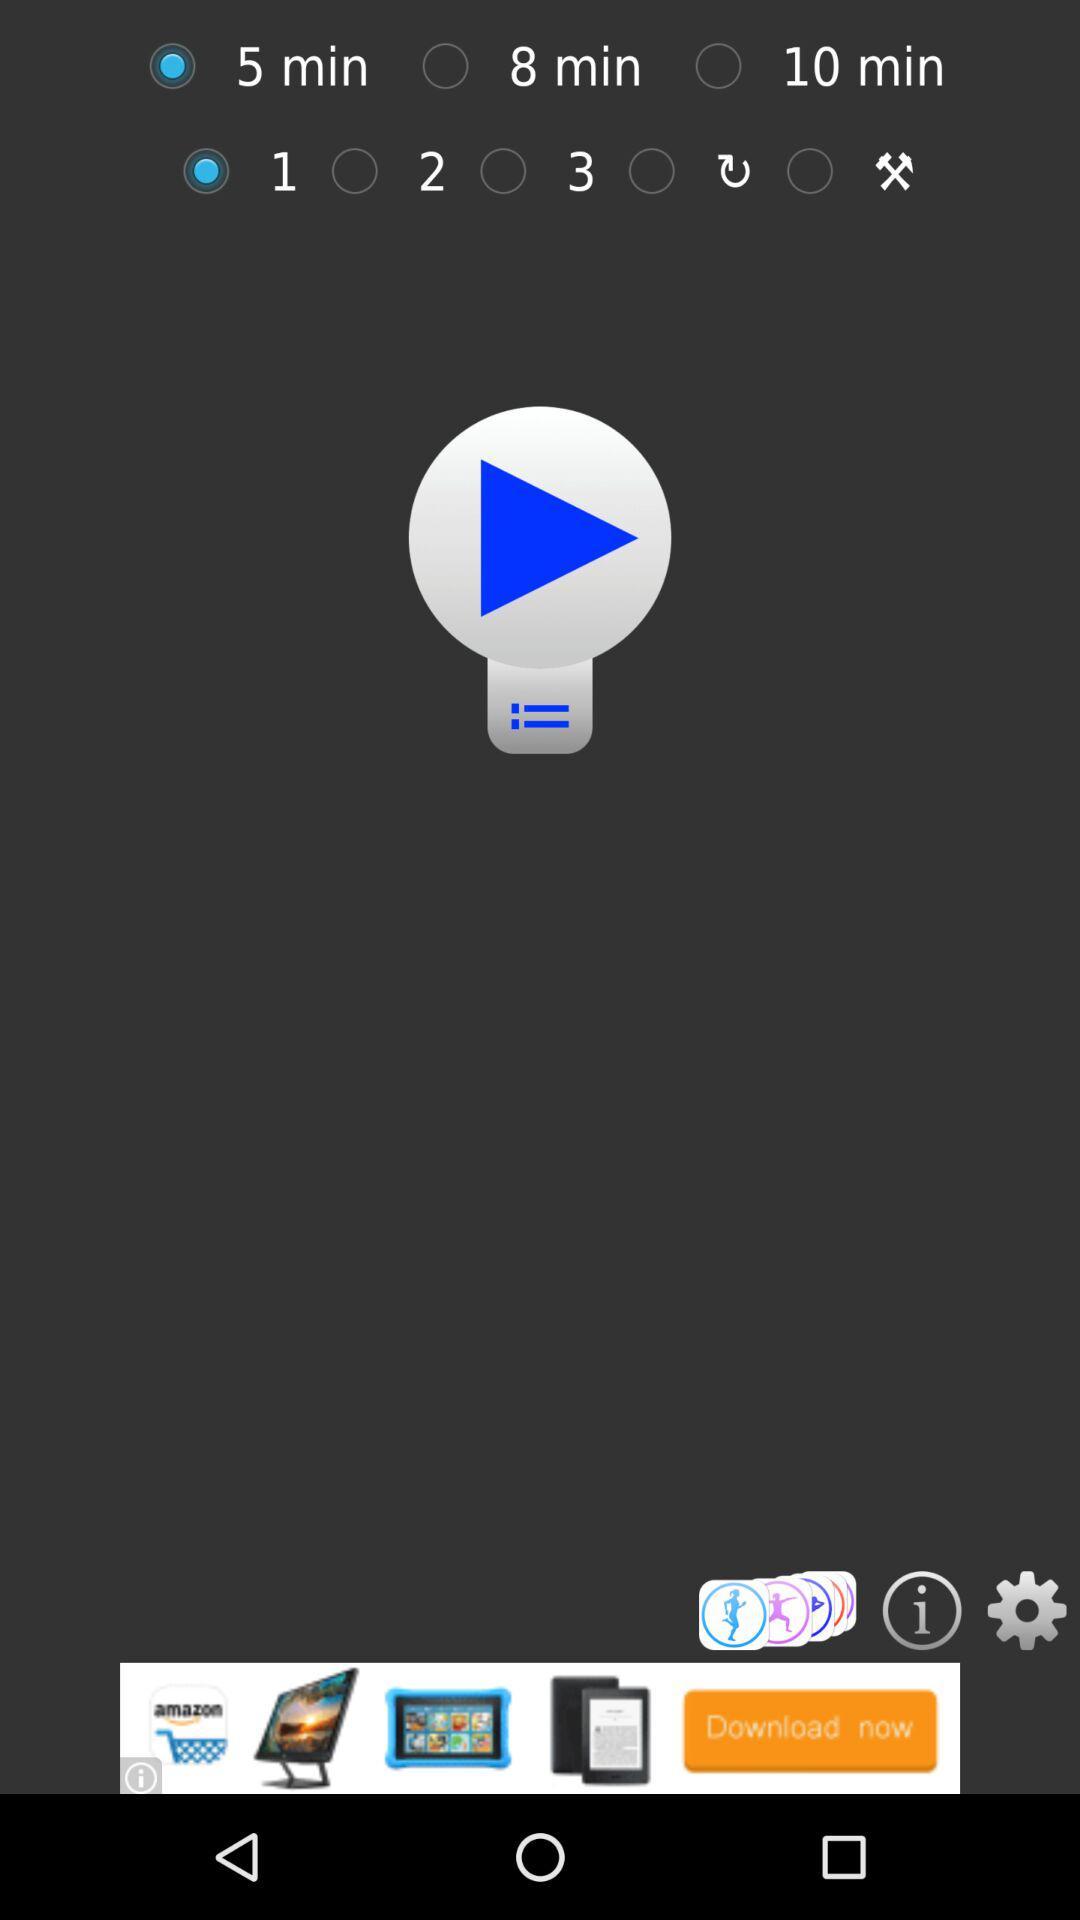 This screenshot has height=1920, width=1080. What do you see at coordinates (182, 66) in the screenshot?
I see `5 minute duration` at bounding box center [182, 66].